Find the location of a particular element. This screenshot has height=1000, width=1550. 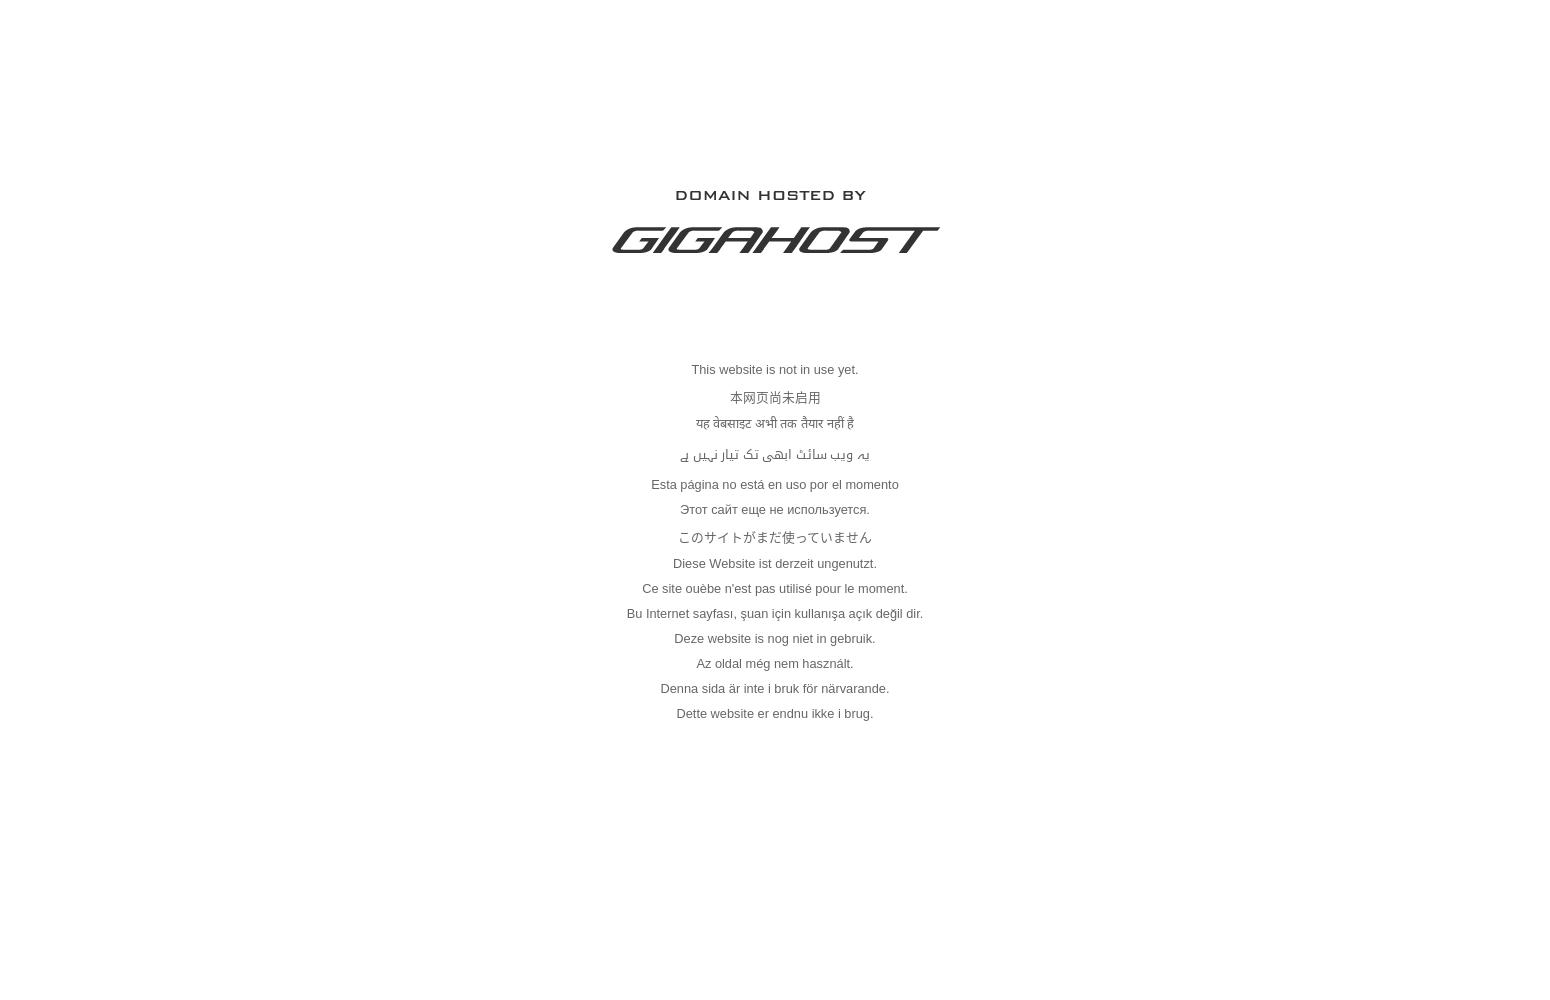

'Esta página no está en uso por el momento' is located at coordinates (650, 483).